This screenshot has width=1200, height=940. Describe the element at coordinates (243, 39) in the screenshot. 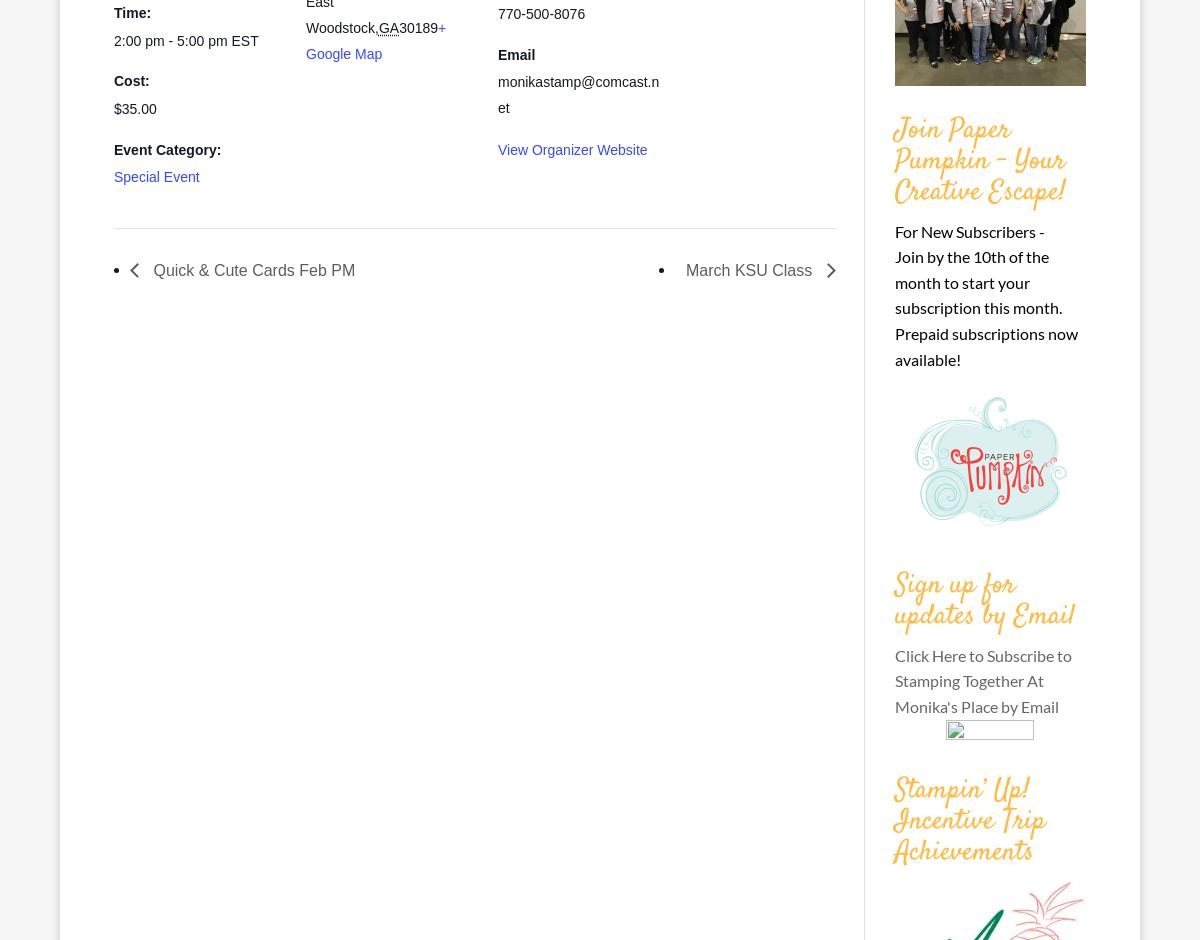

I see `'EST'` at that location.